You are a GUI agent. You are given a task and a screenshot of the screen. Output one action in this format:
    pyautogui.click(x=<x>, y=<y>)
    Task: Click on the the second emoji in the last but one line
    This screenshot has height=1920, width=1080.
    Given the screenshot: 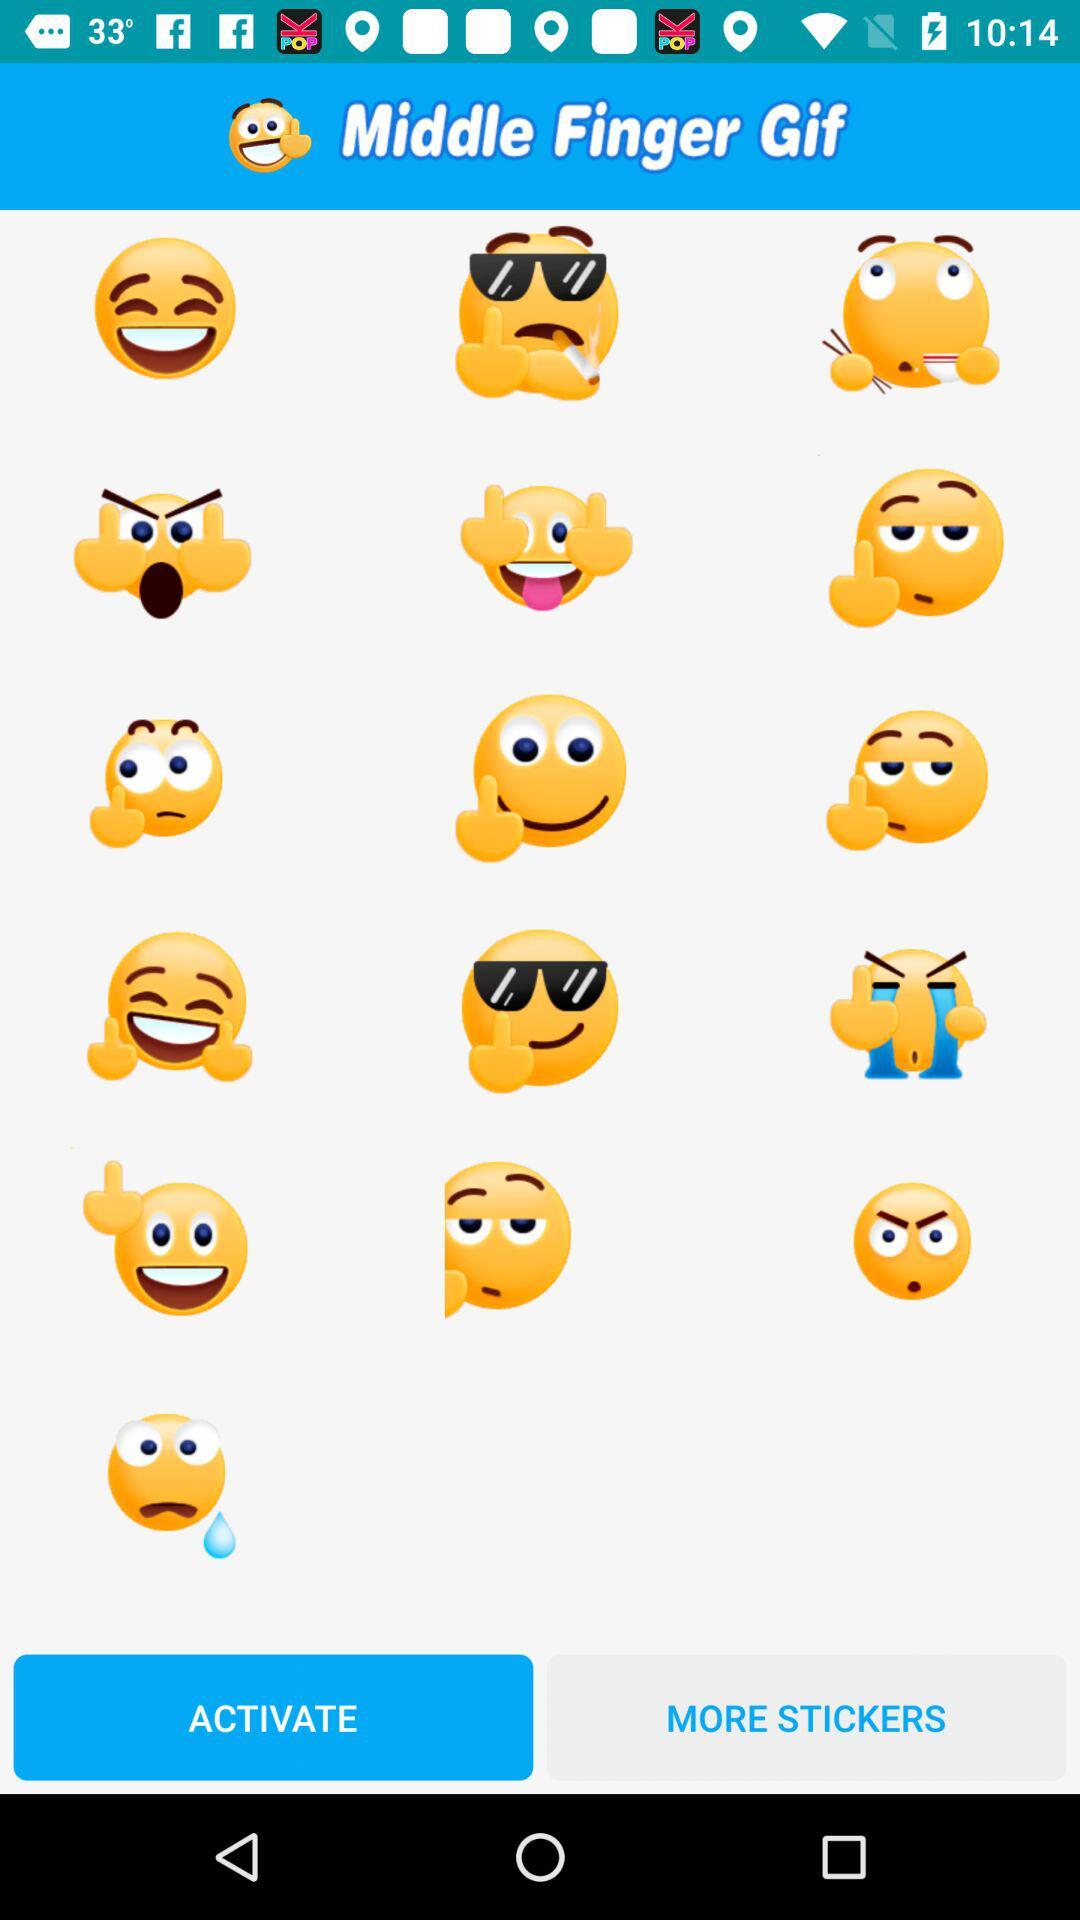 What is the action you would take?
    pyautogui.click(x=538, y=1241)
    